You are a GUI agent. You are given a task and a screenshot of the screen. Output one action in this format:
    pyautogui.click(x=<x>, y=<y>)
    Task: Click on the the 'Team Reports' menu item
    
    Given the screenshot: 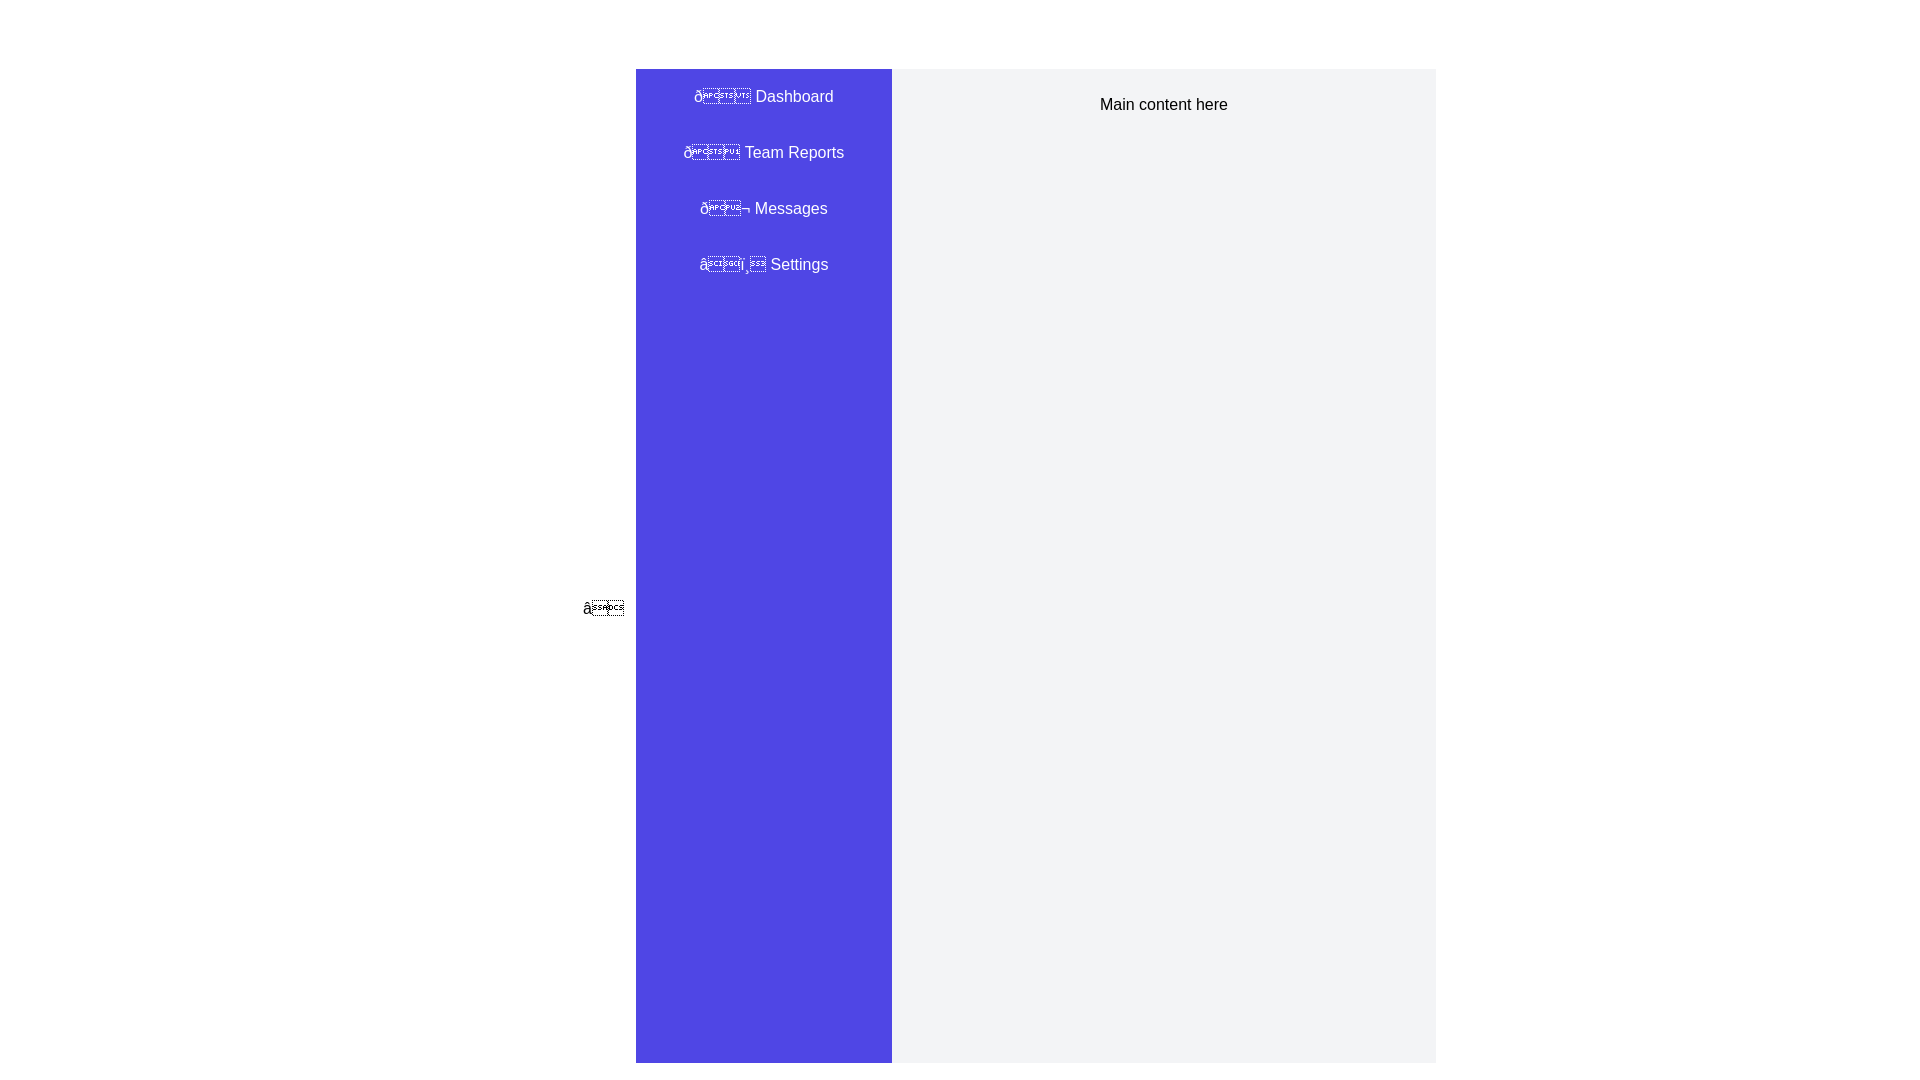 What is the action you would take?
    pyautogui.click(x=762, y=152)
    